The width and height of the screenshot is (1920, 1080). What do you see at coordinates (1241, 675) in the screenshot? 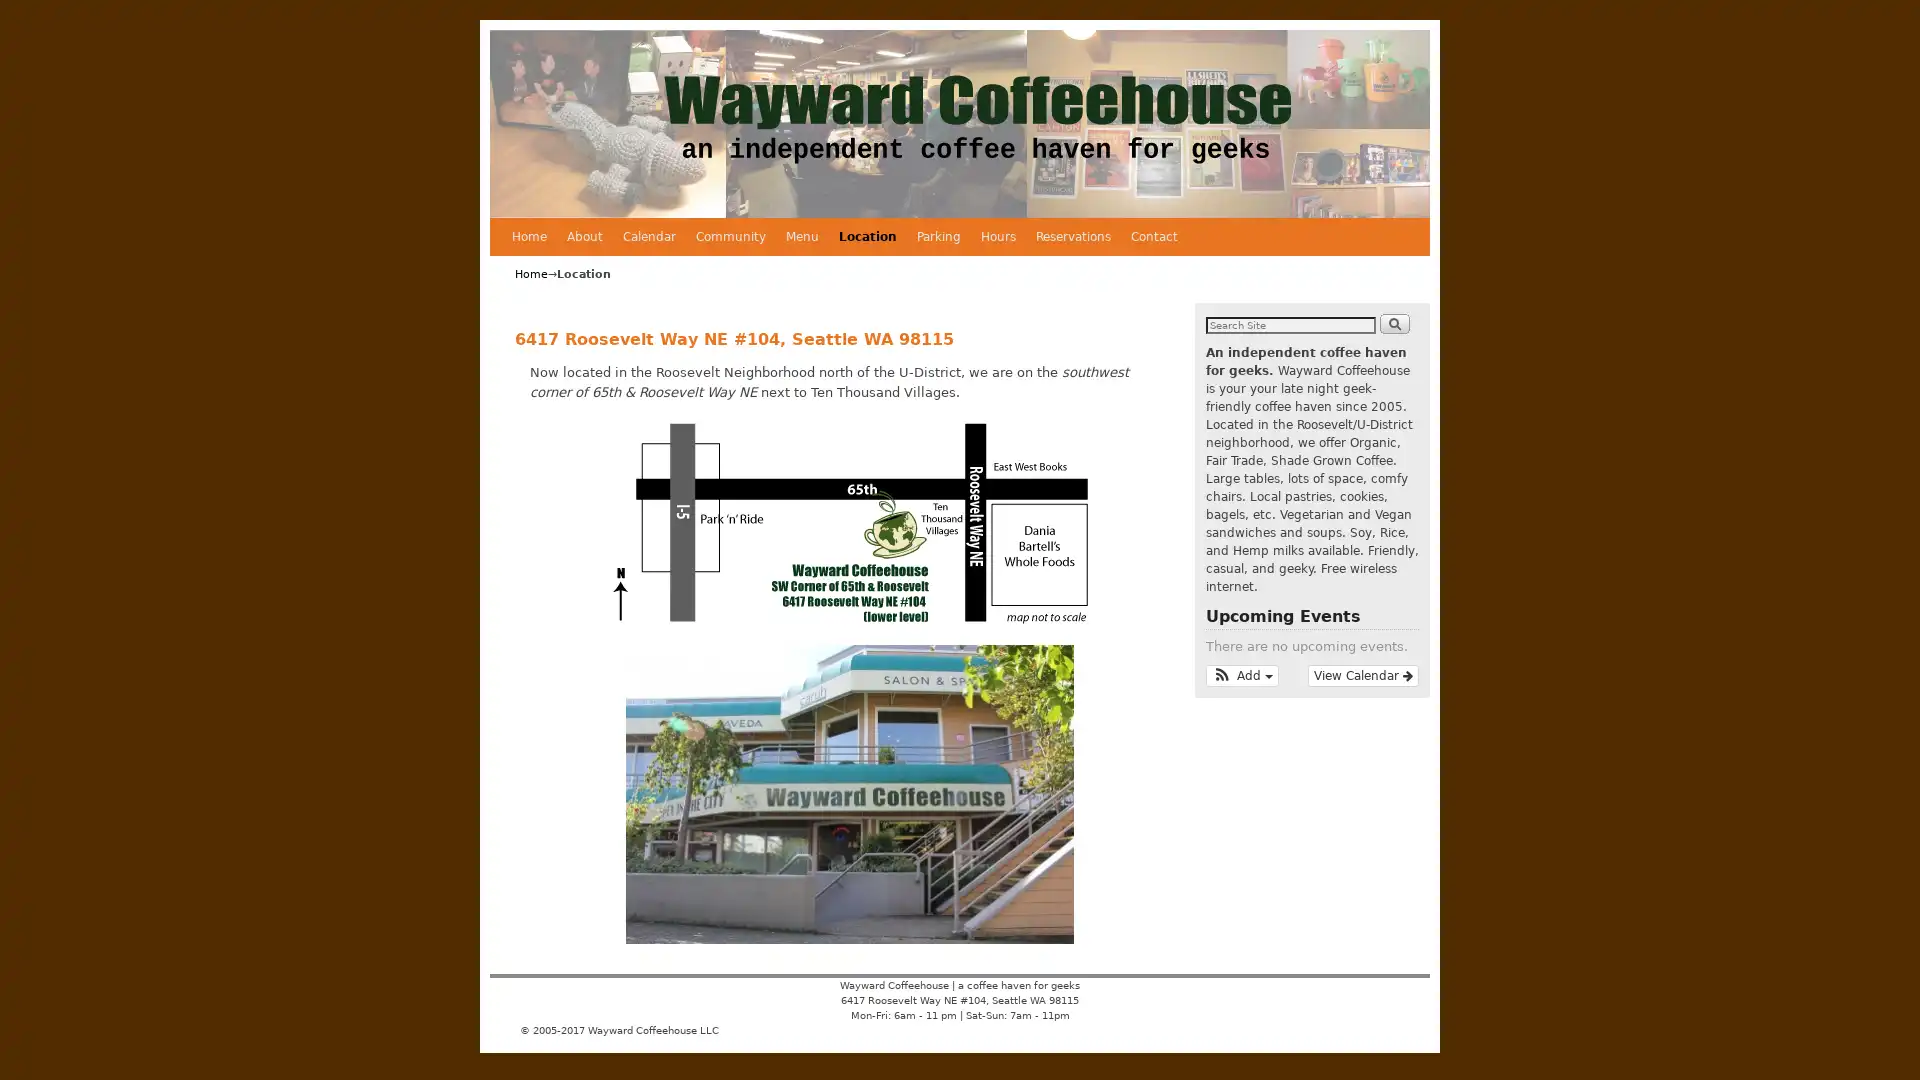
I see `Add` at bounding box center [1241, 675].